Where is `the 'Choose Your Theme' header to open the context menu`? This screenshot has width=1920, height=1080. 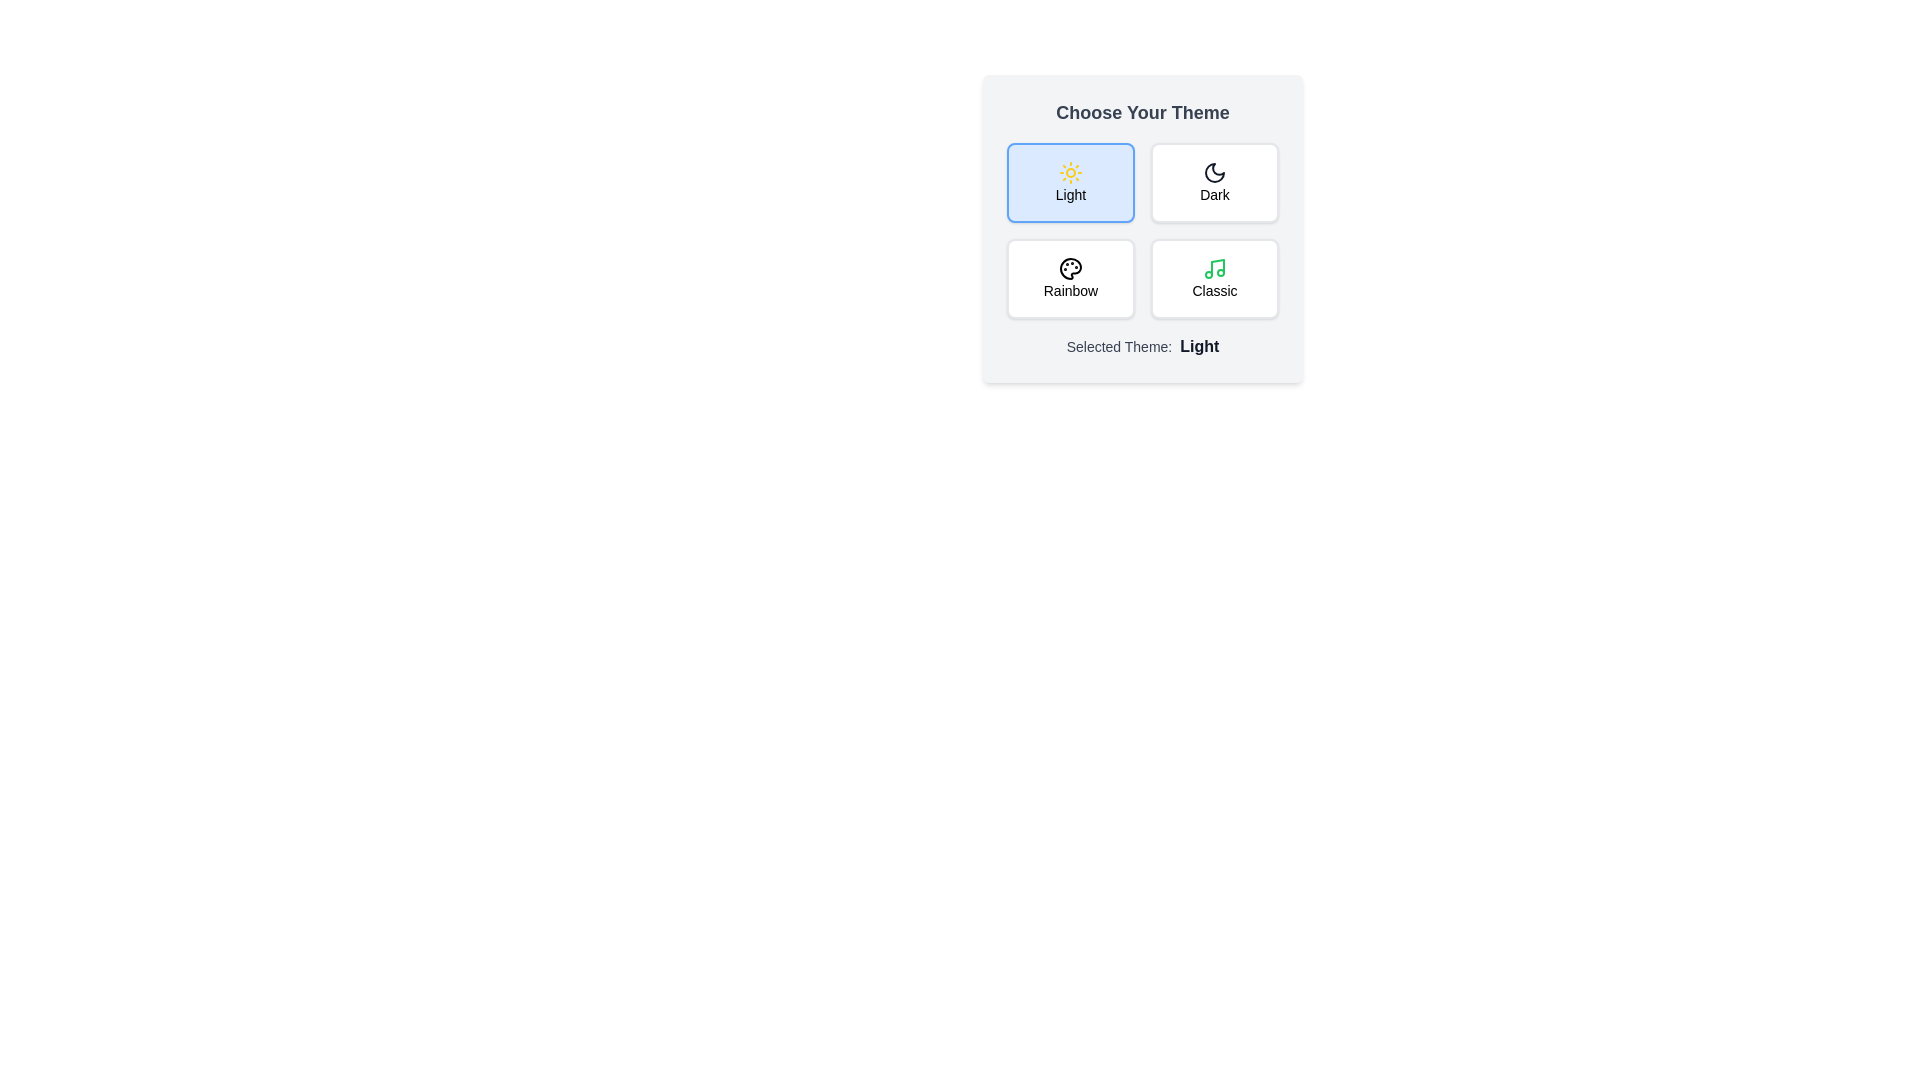 the 'Choose Your Theme' header to open the context menu is located at coordinates (1142, 112).